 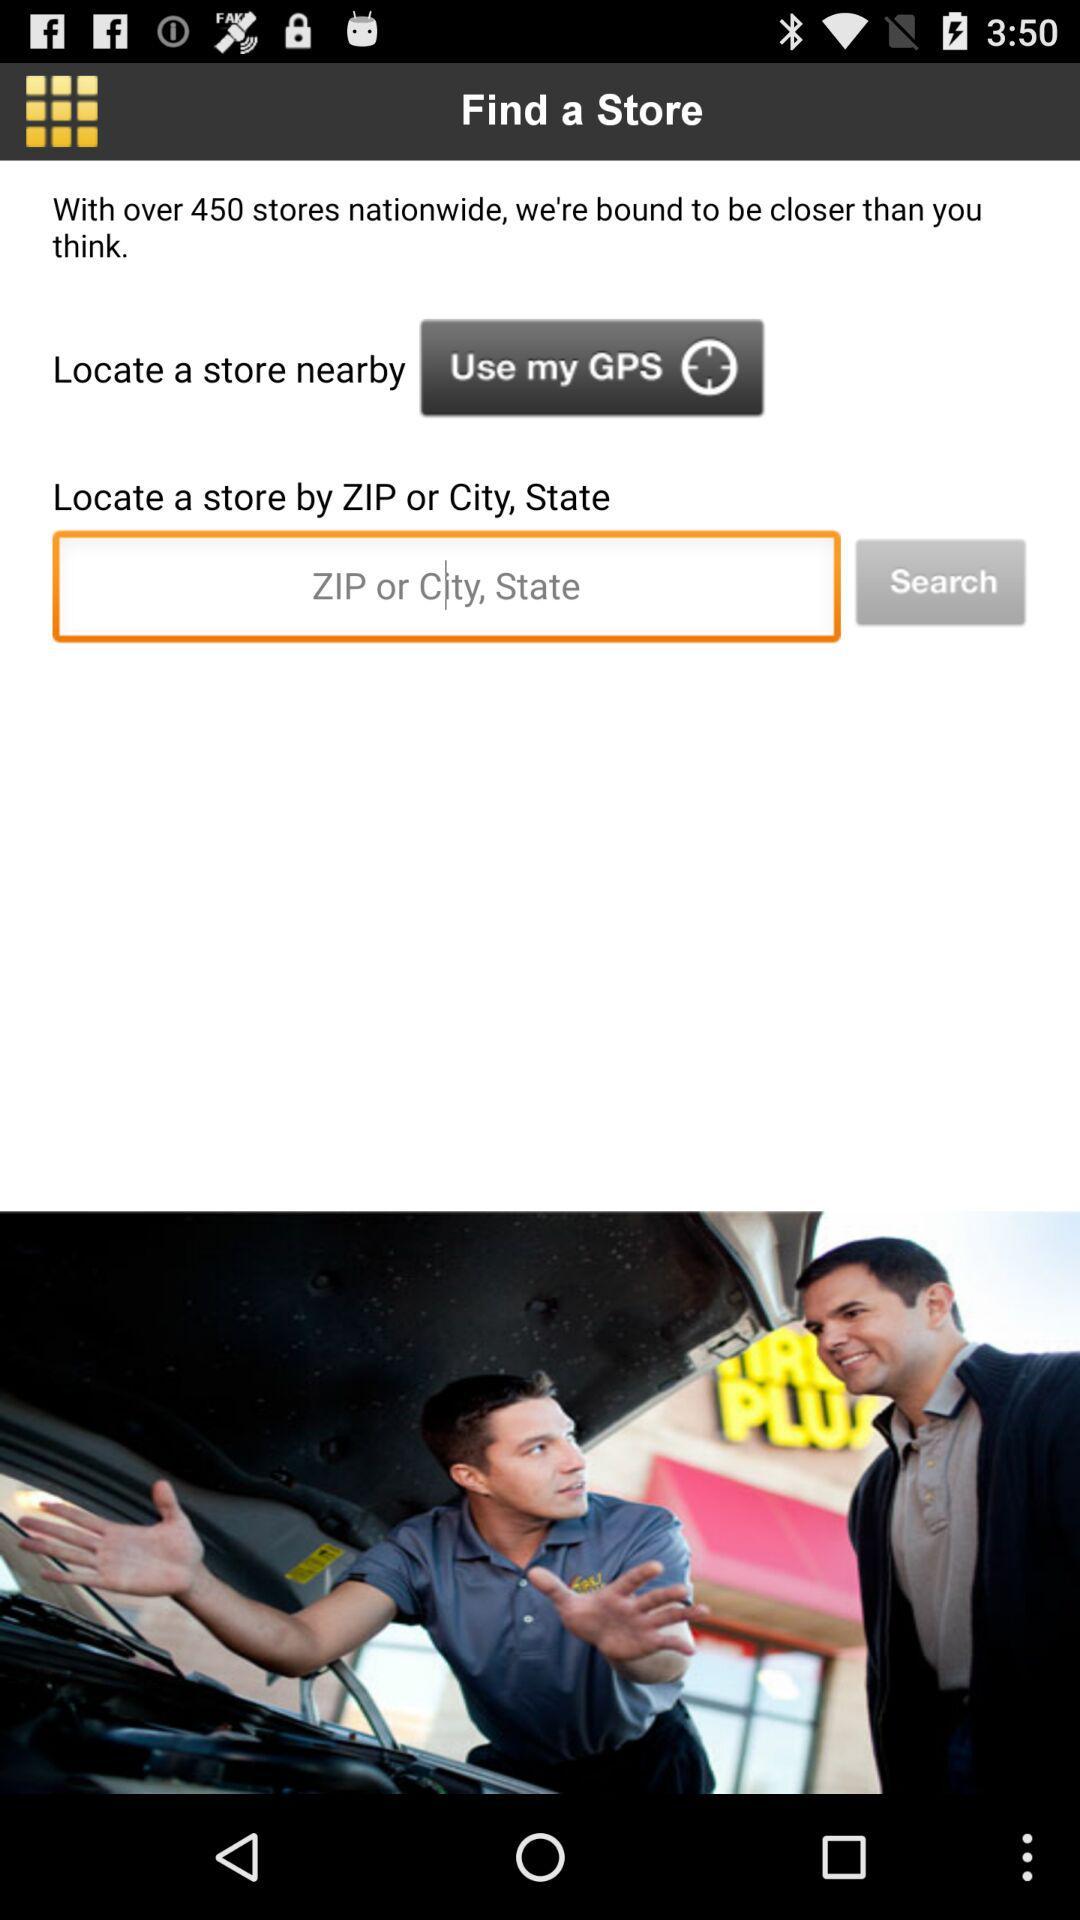 What do you see at coordinates (591, 368) in the screenshot?
I see `option to choose gps location` at bounding box center [591, 368].